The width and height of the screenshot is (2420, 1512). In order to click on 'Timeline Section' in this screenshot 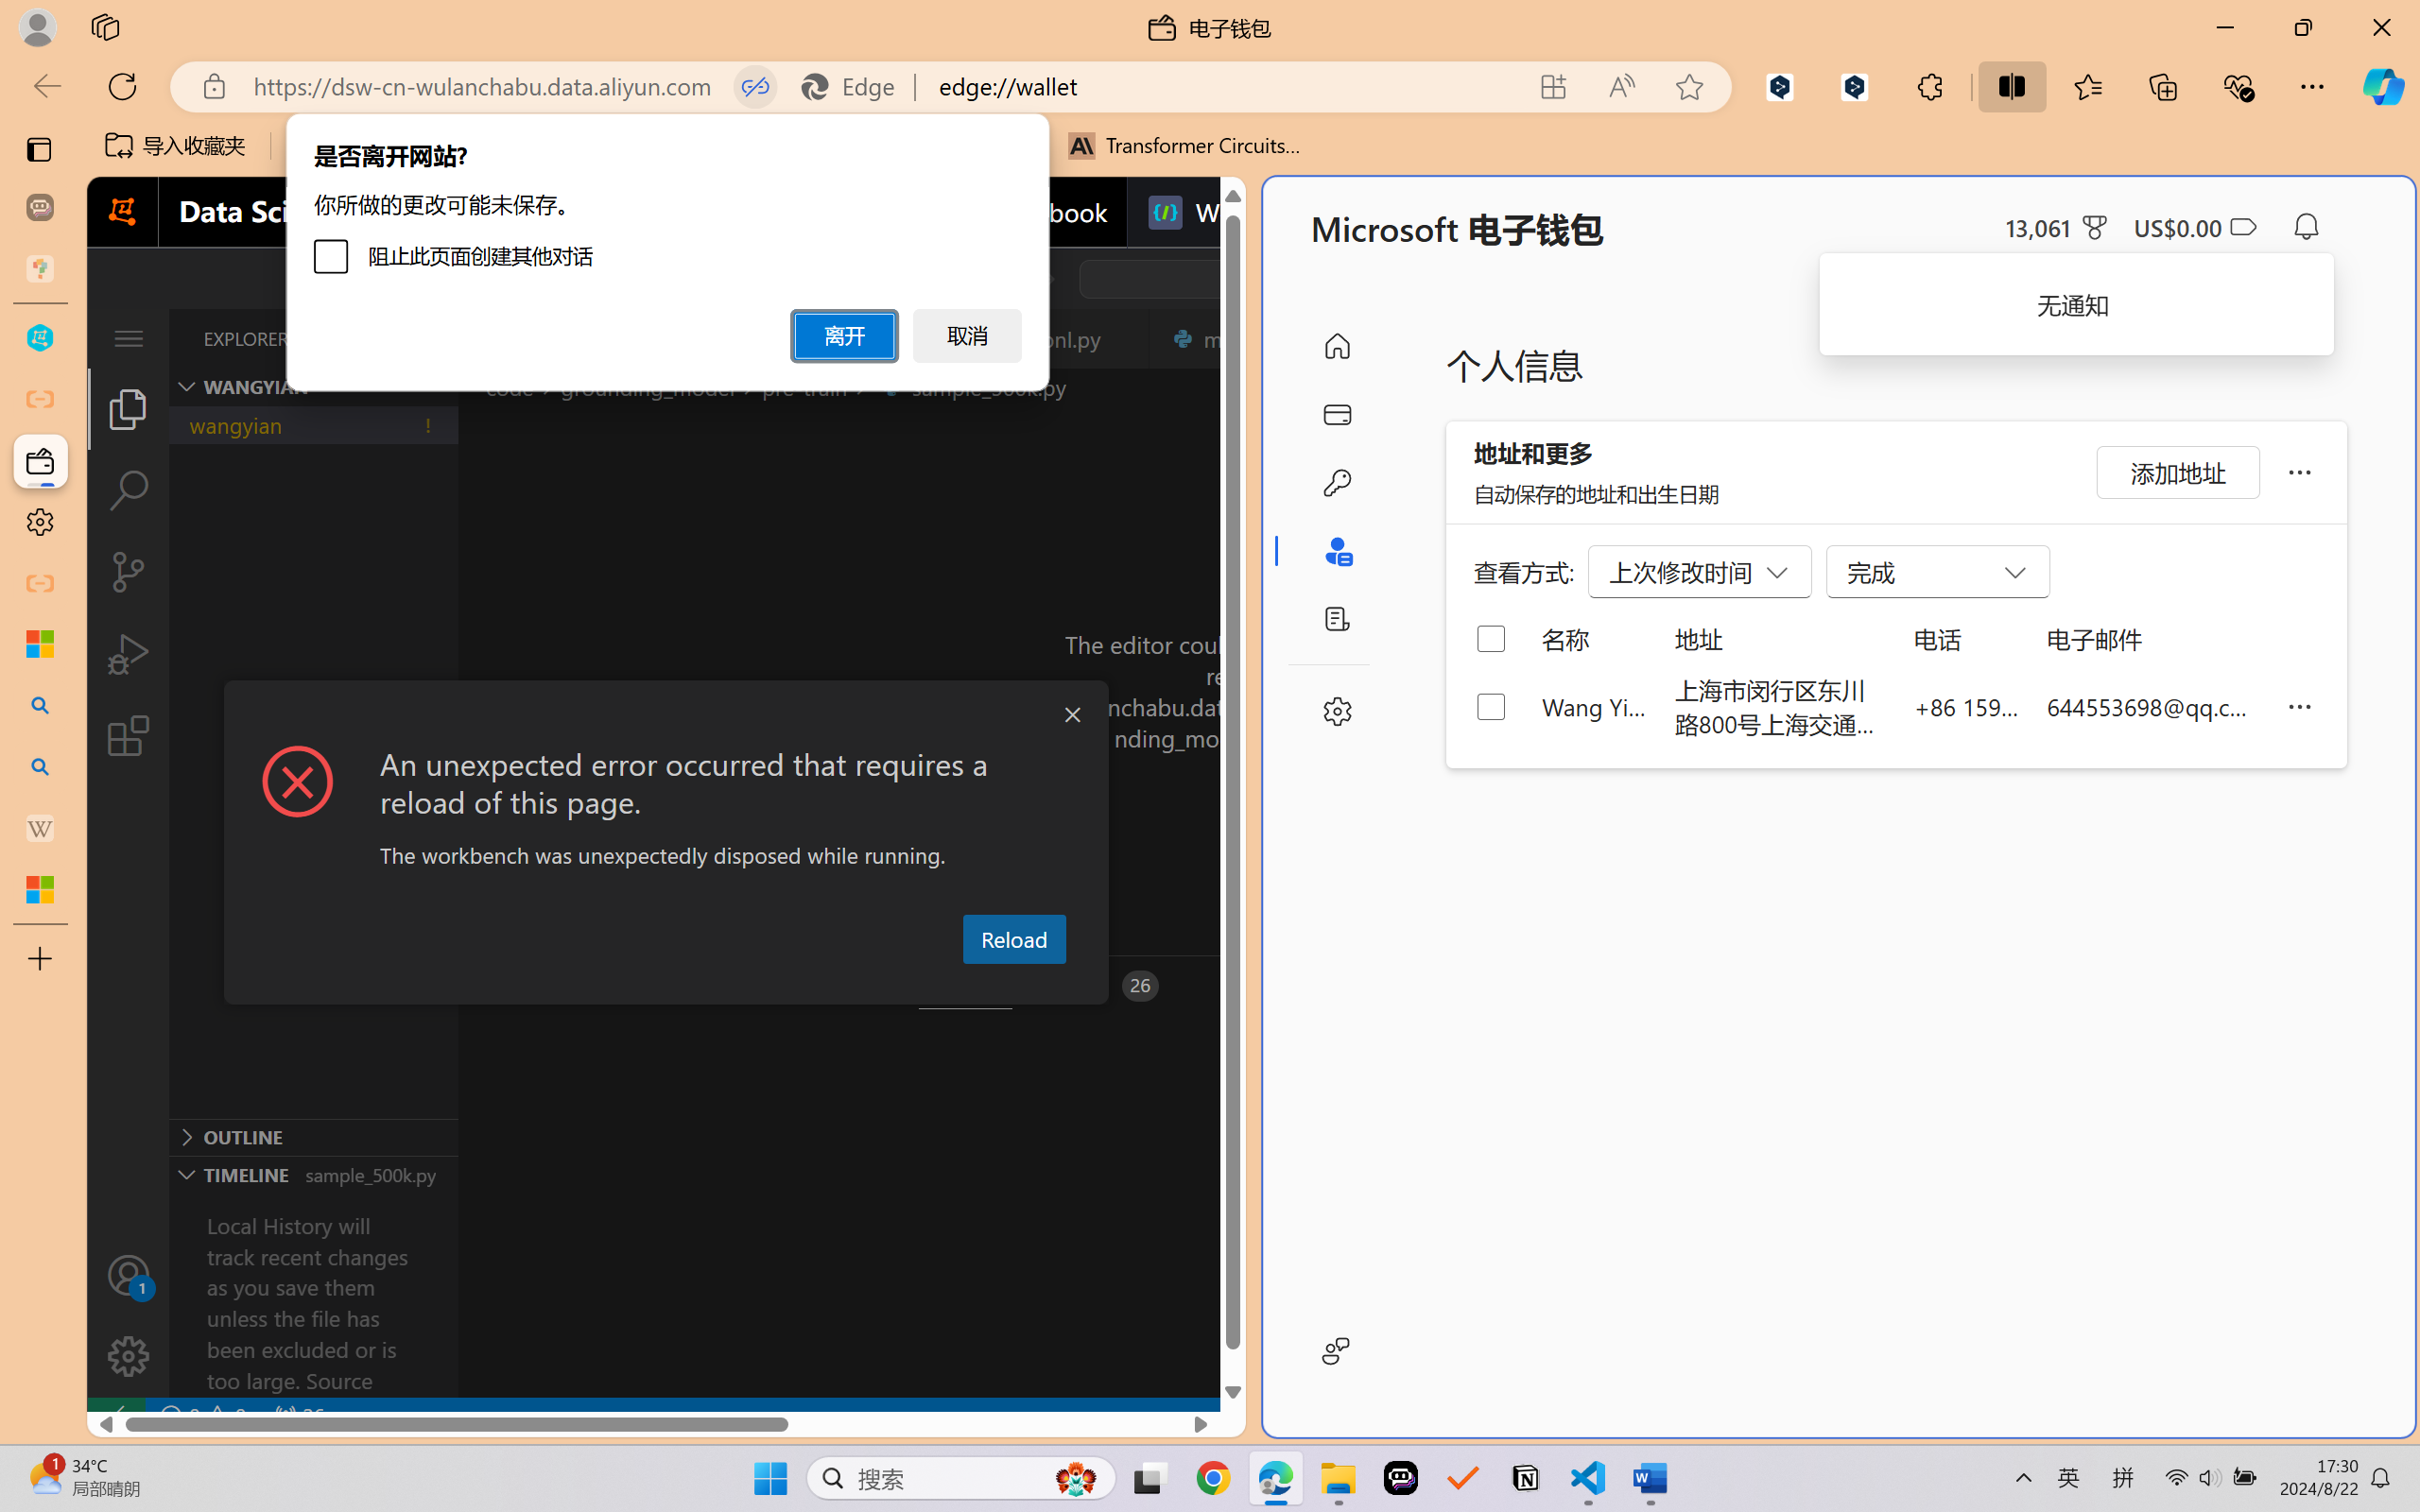, I will do `click(313, 1174)`.